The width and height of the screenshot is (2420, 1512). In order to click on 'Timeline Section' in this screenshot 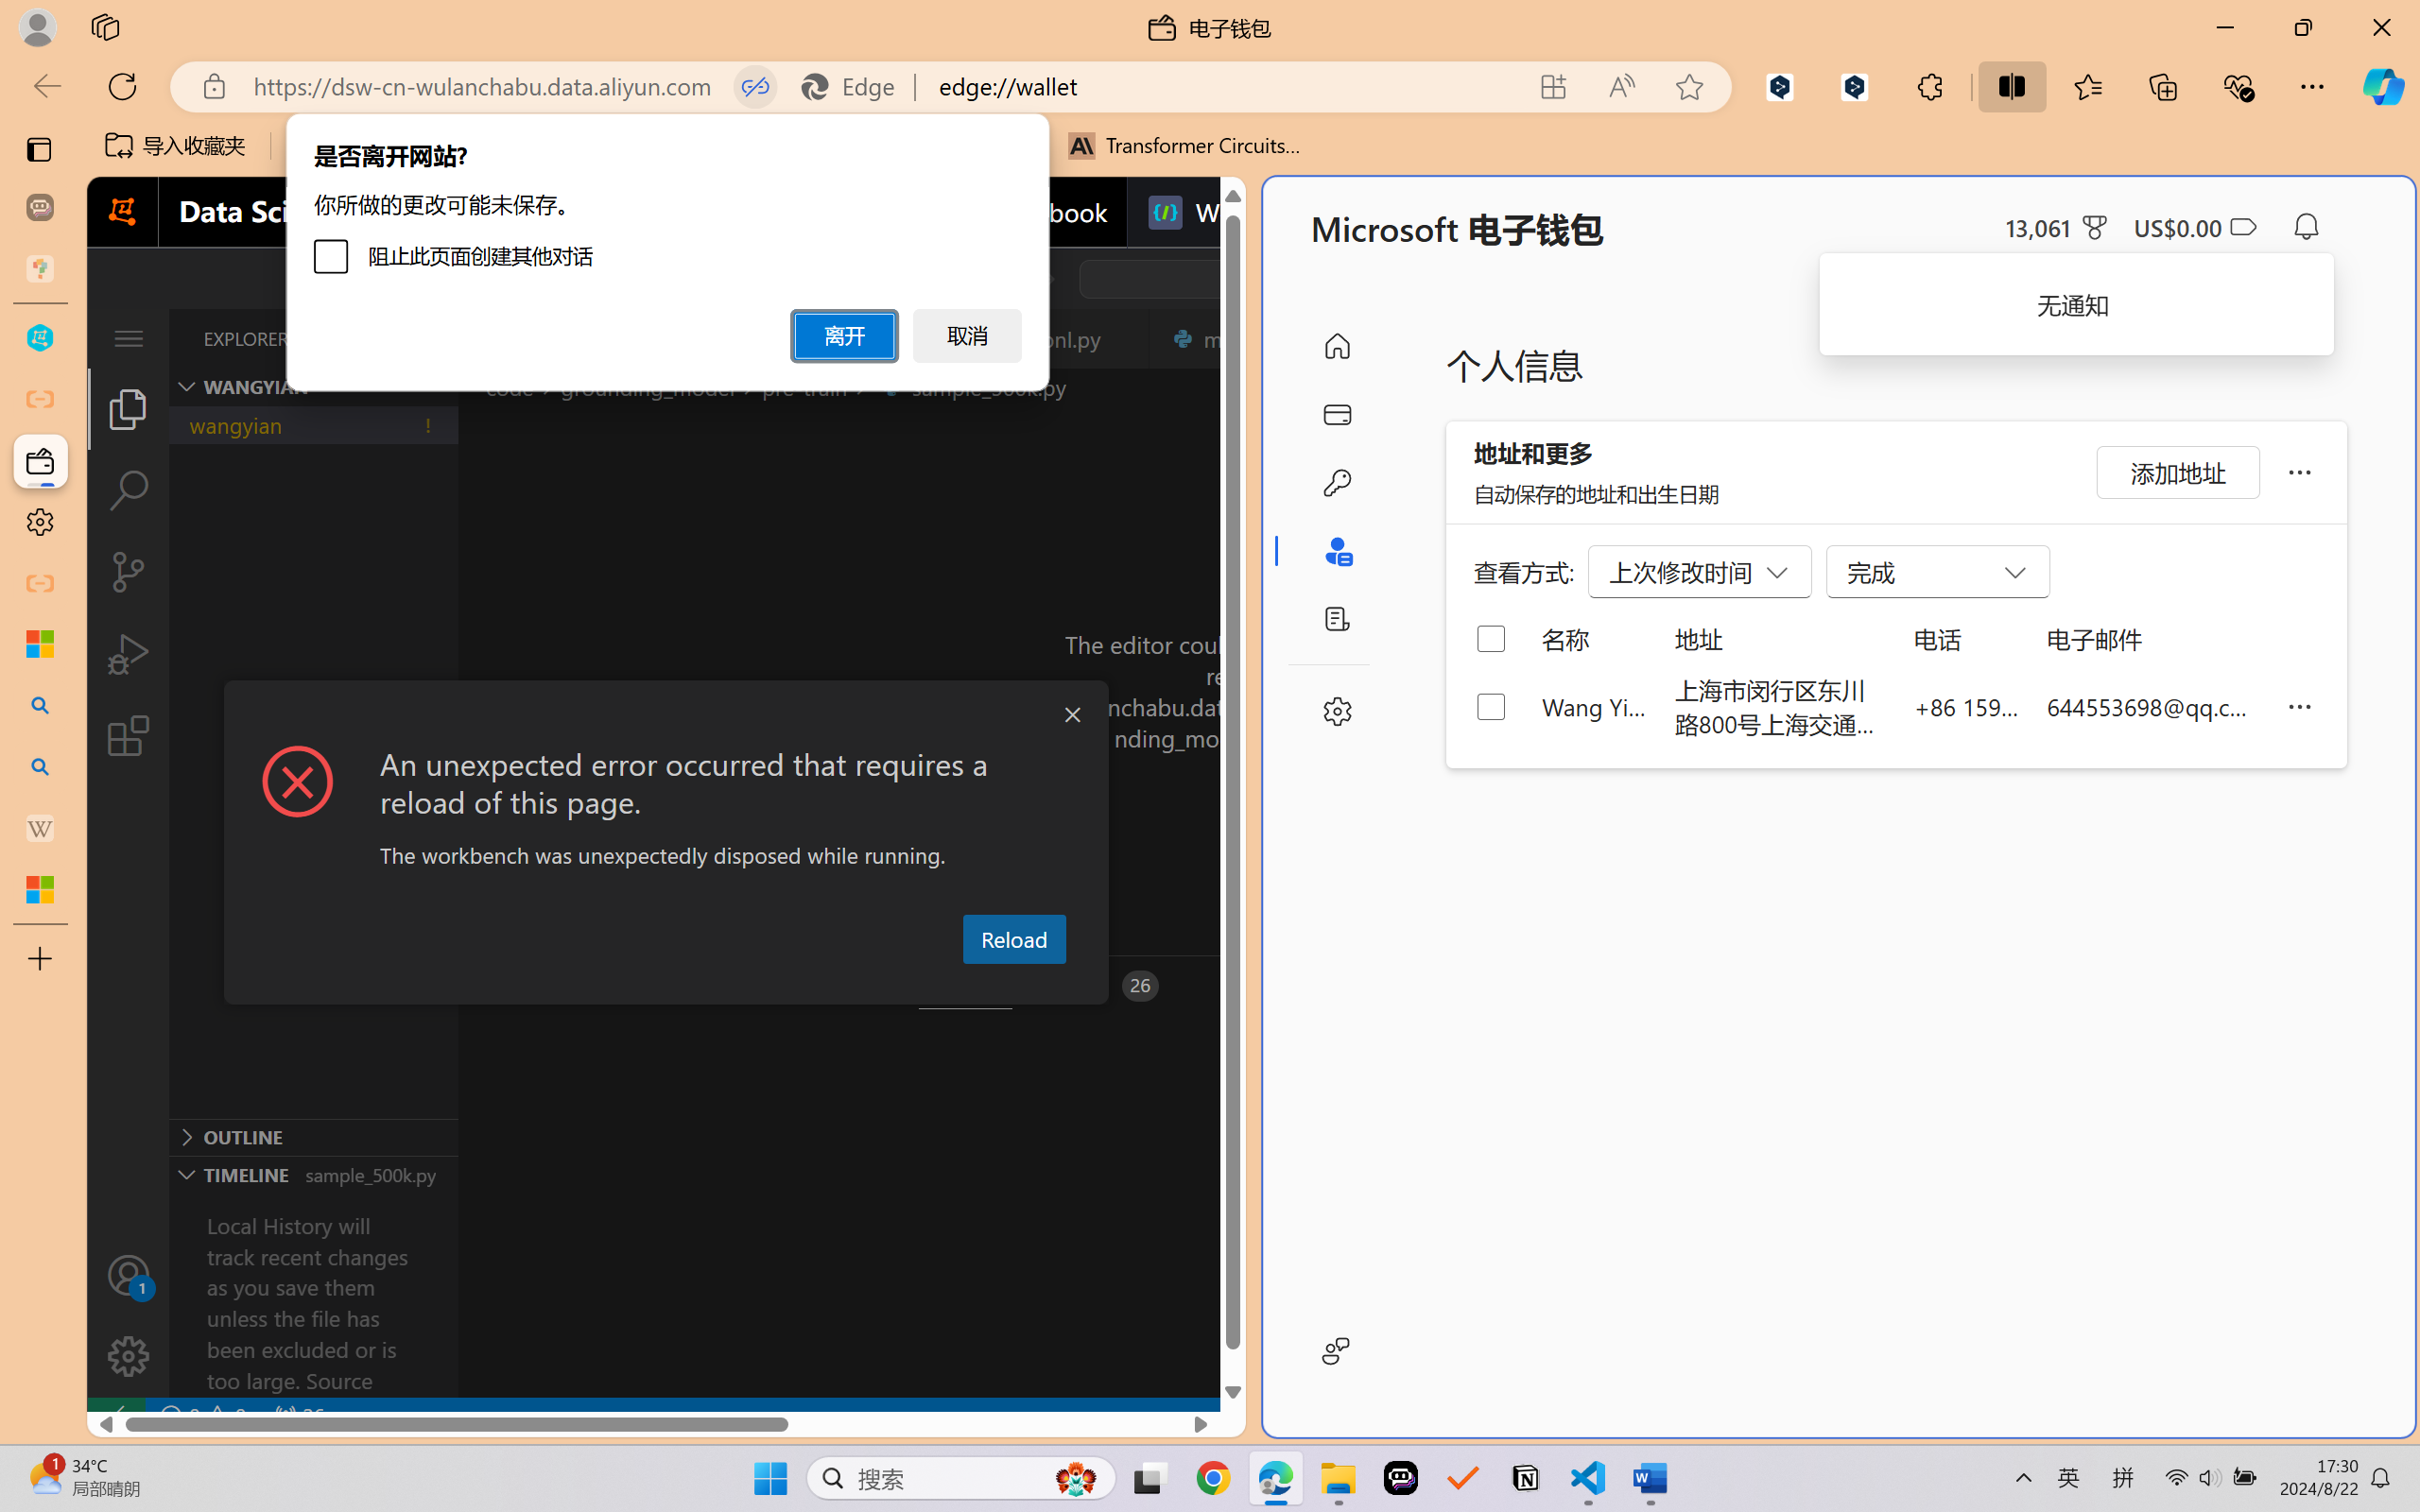, I will do `click(313, 1174)`.